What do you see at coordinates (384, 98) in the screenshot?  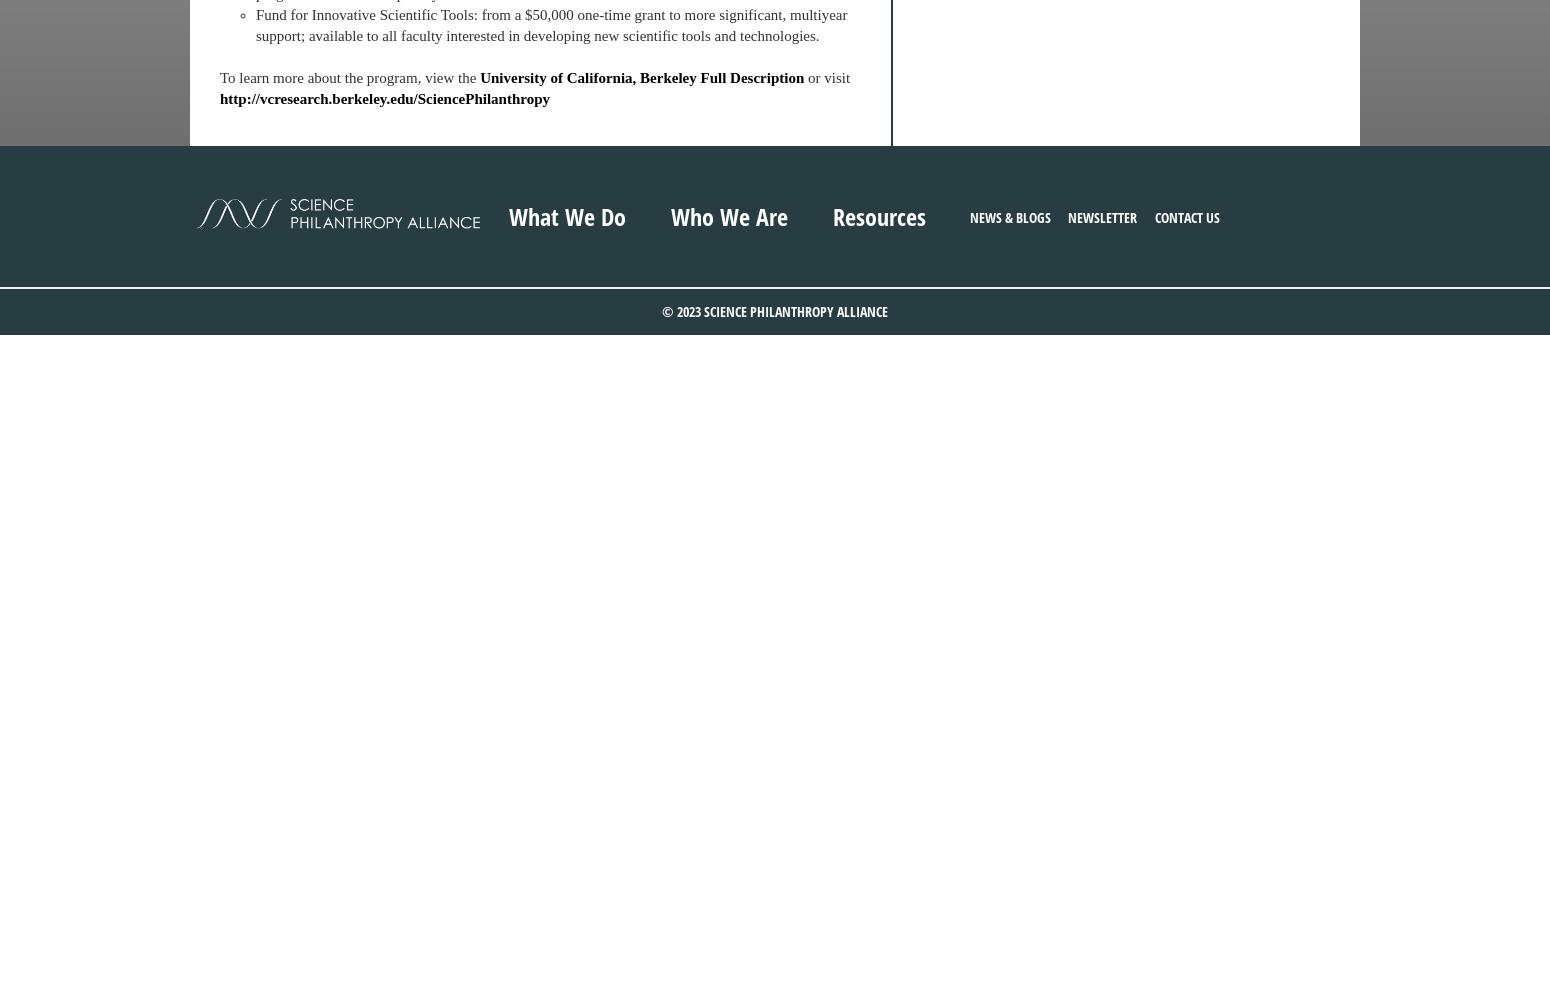 I see `'http://vcresearch.berkeley.edu/SciencePhilanthropy'` at bounding box center [384, 98].